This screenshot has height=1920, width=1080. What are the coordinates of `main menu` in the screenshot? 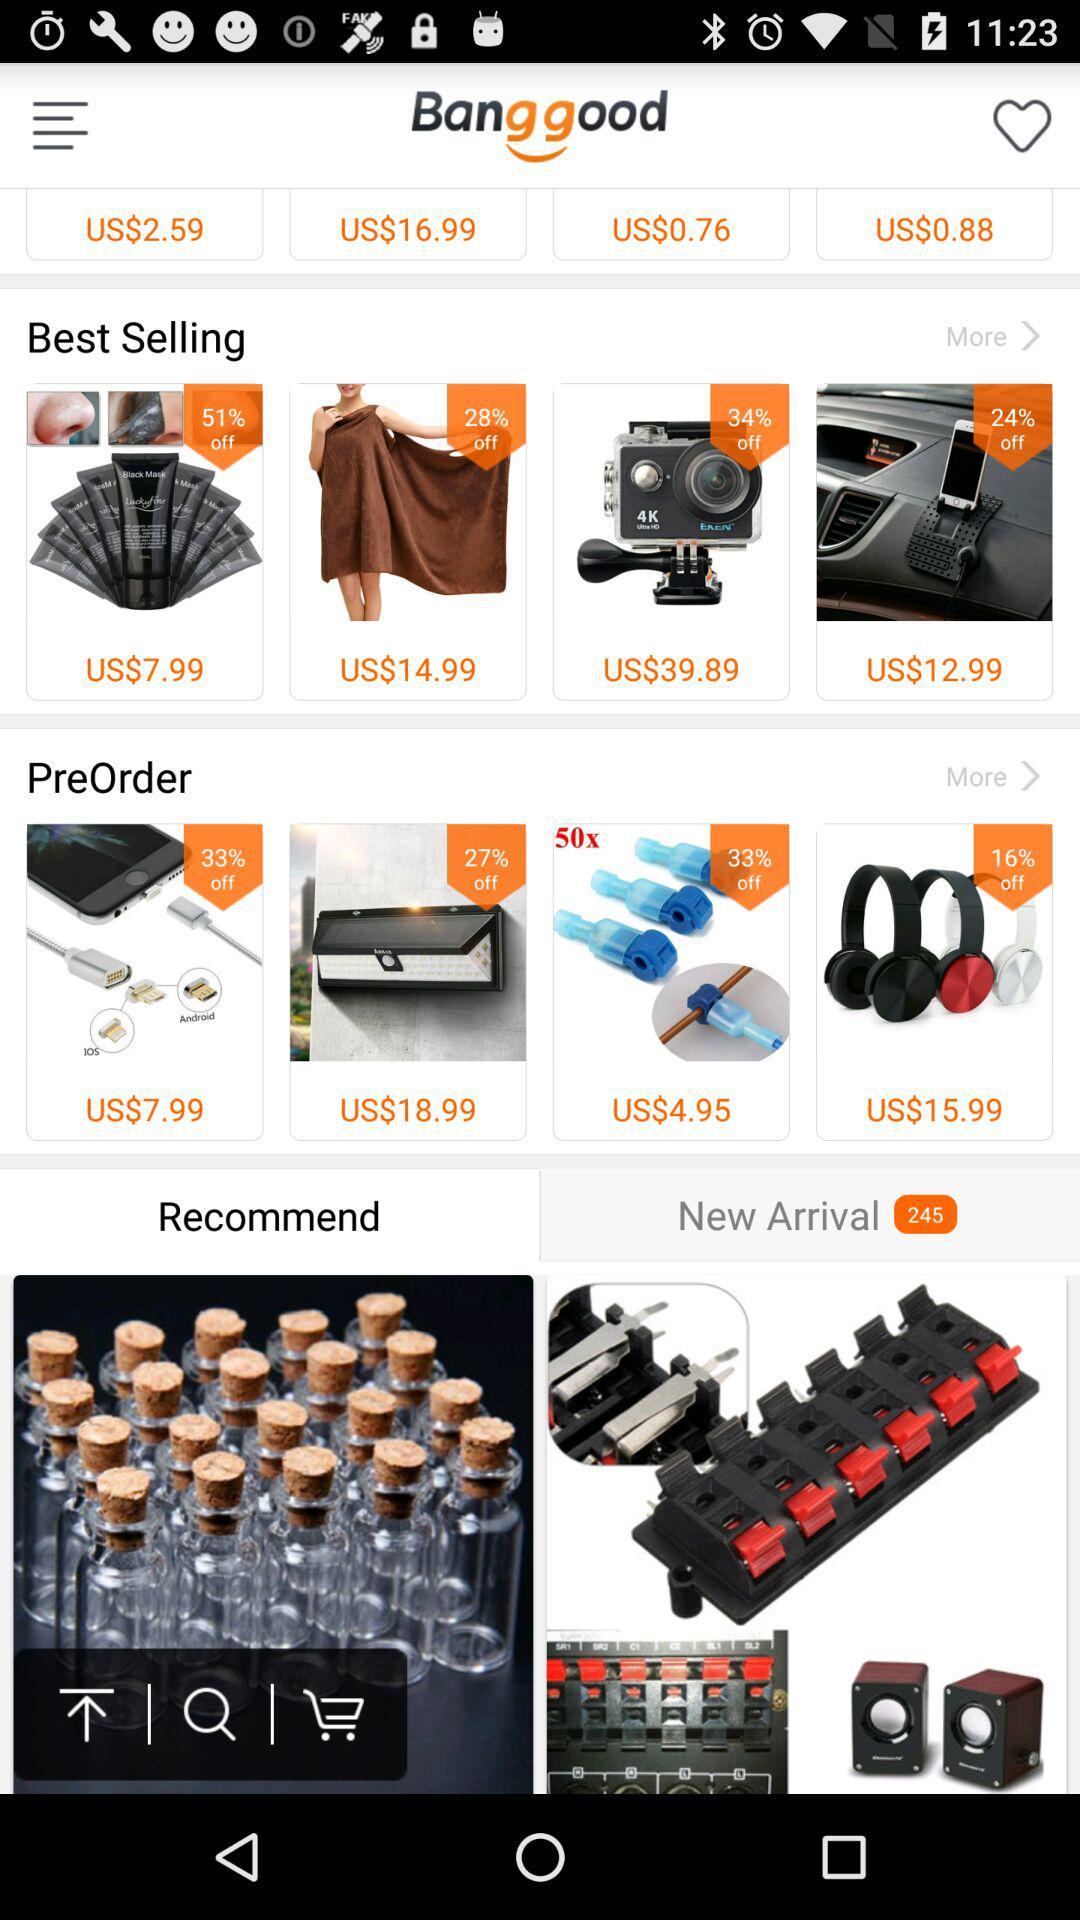 It's located at (59, 124).